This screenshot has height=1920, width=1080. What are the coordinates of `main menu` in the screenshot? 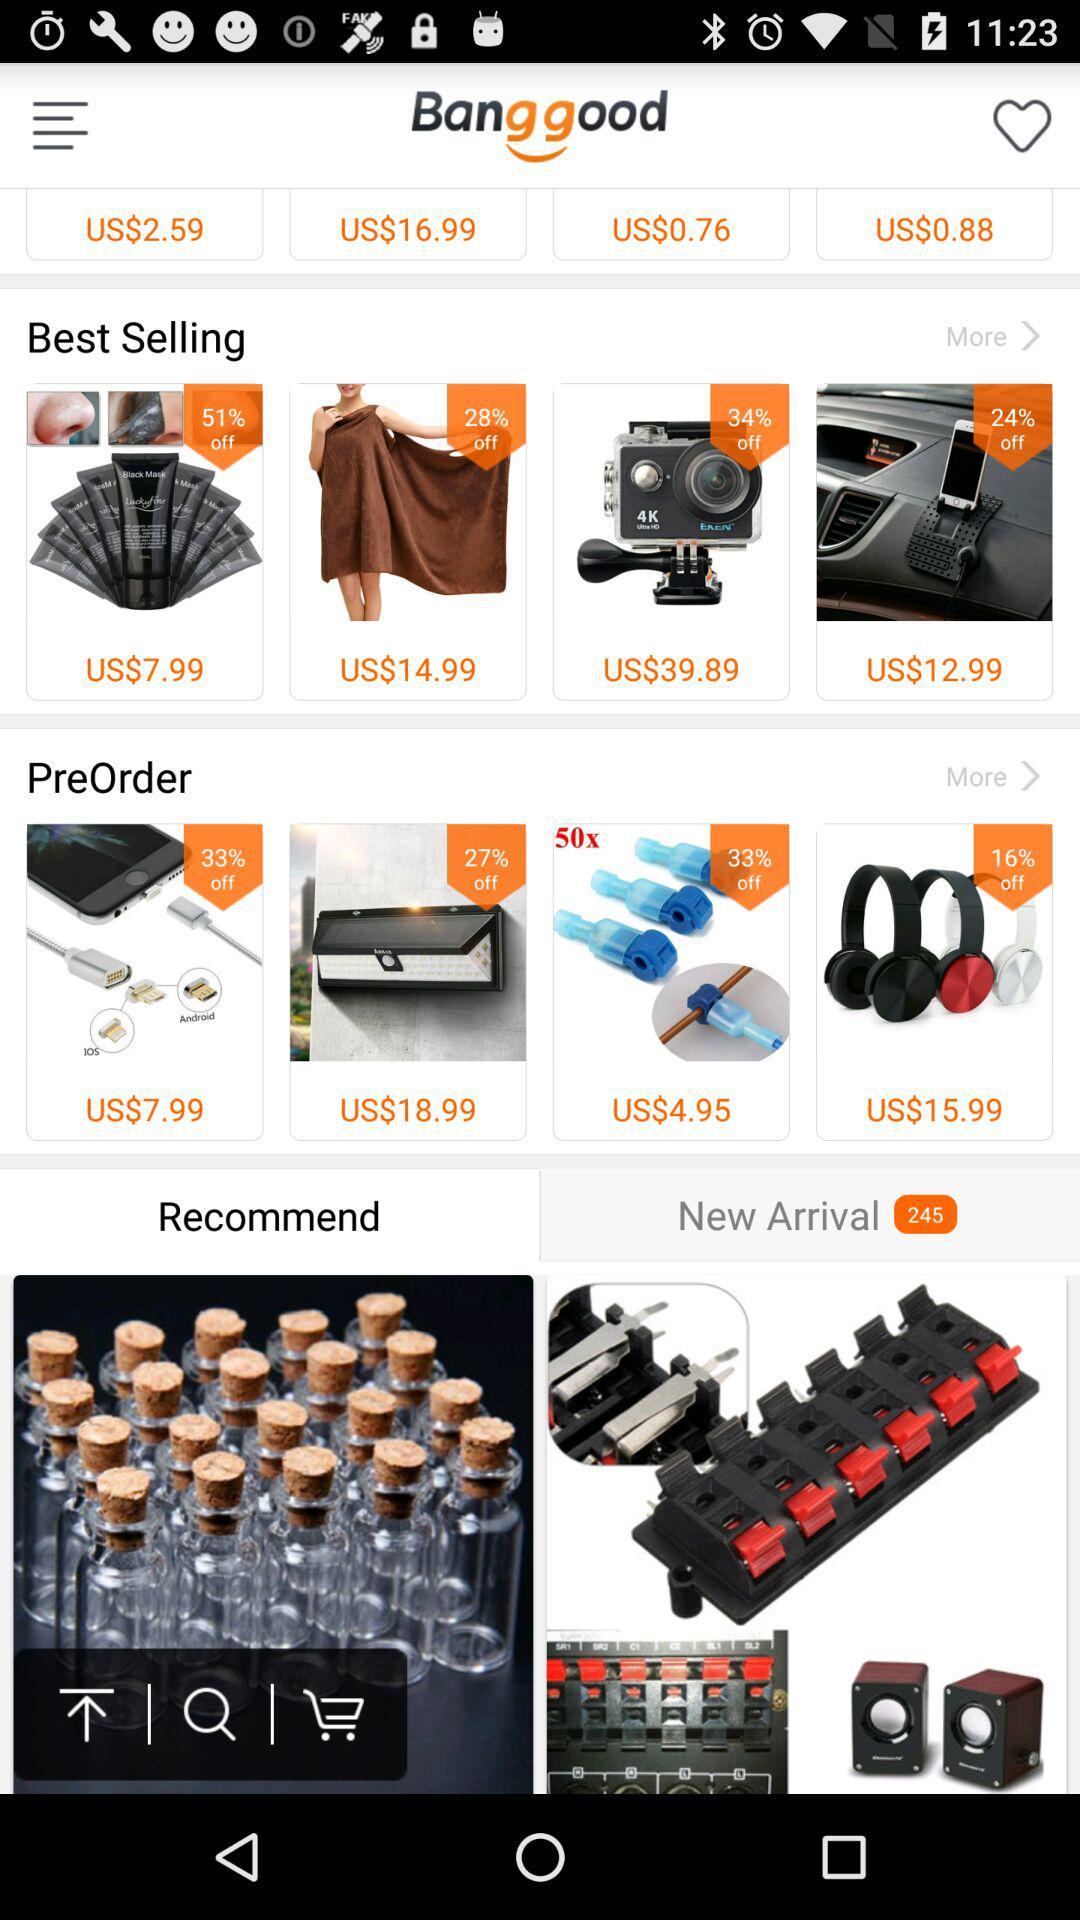 It's located at (59, 124).